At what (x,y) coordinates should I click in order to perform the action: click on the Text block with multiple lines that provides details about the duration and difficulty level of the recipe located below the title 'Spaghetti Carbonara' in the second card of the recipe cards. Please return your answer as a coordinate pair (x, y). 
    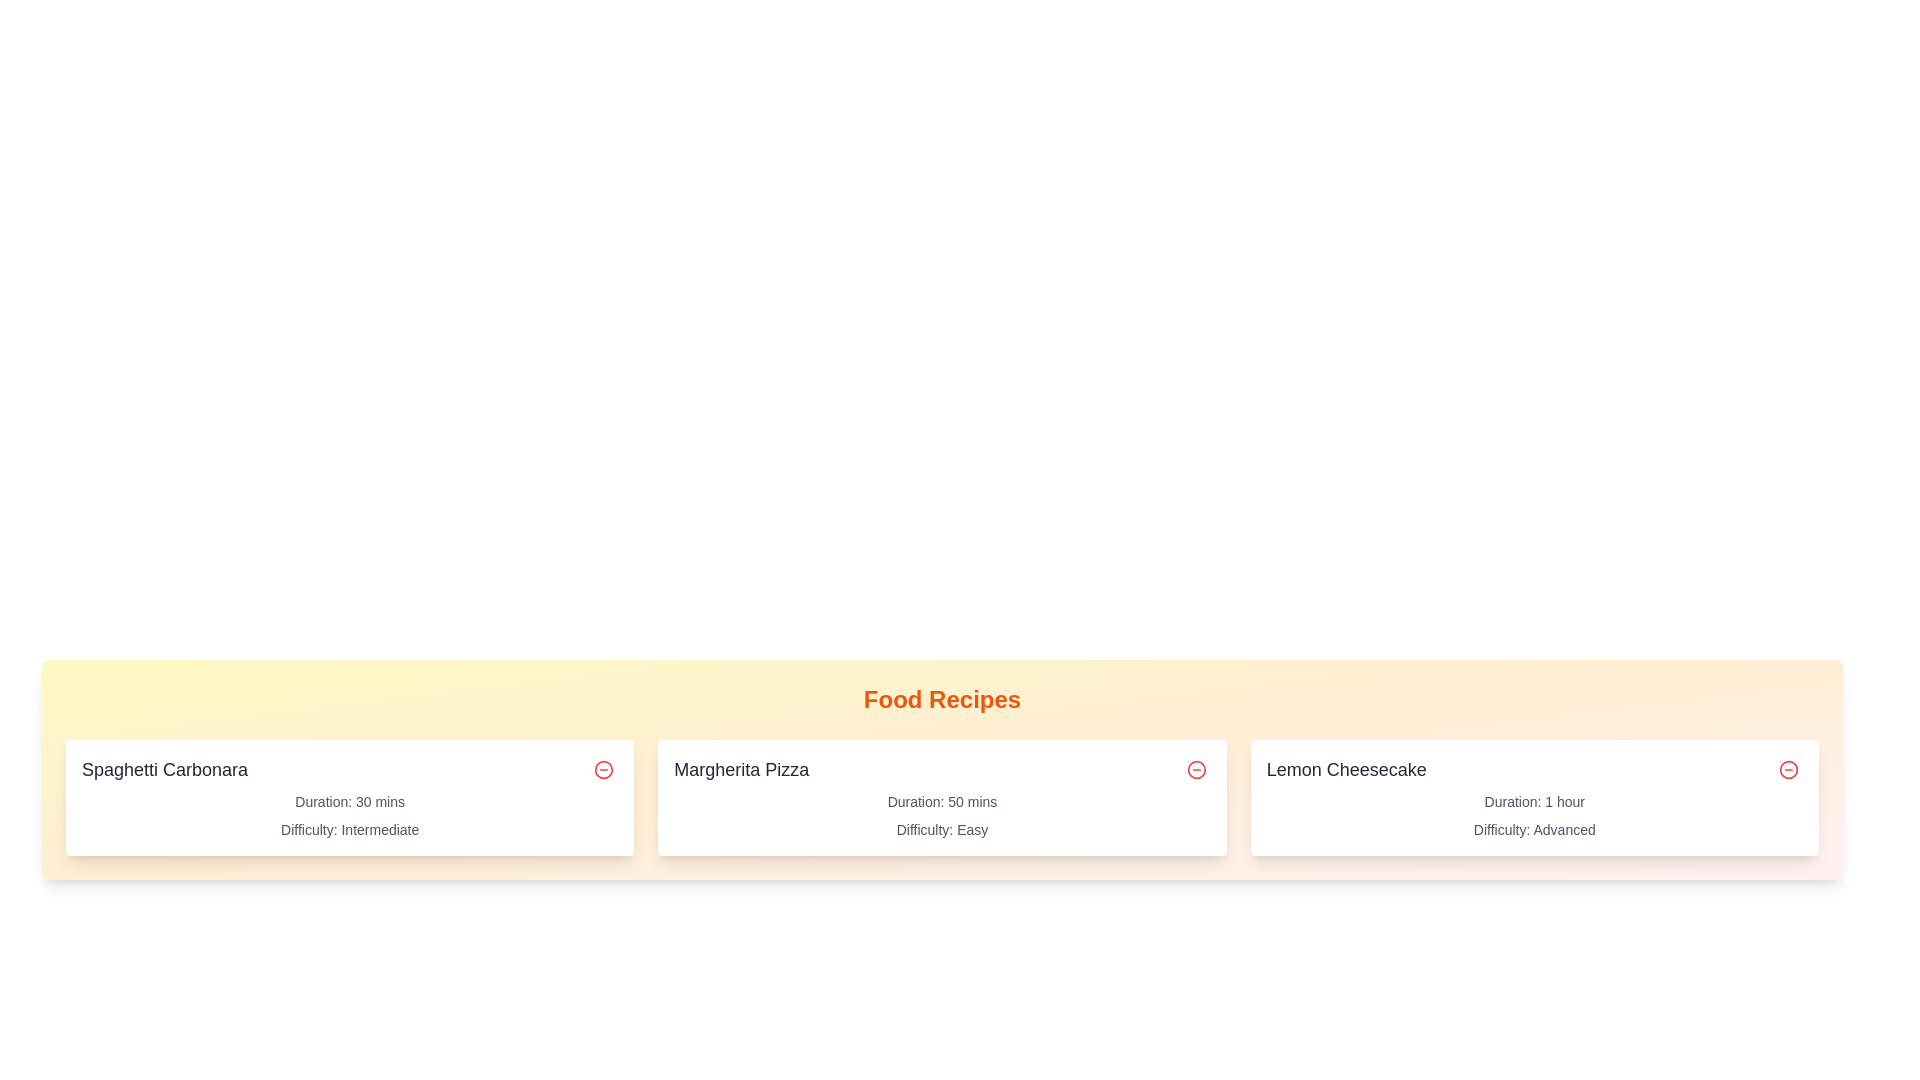
    Looking at the image, I should click on (350, 816).